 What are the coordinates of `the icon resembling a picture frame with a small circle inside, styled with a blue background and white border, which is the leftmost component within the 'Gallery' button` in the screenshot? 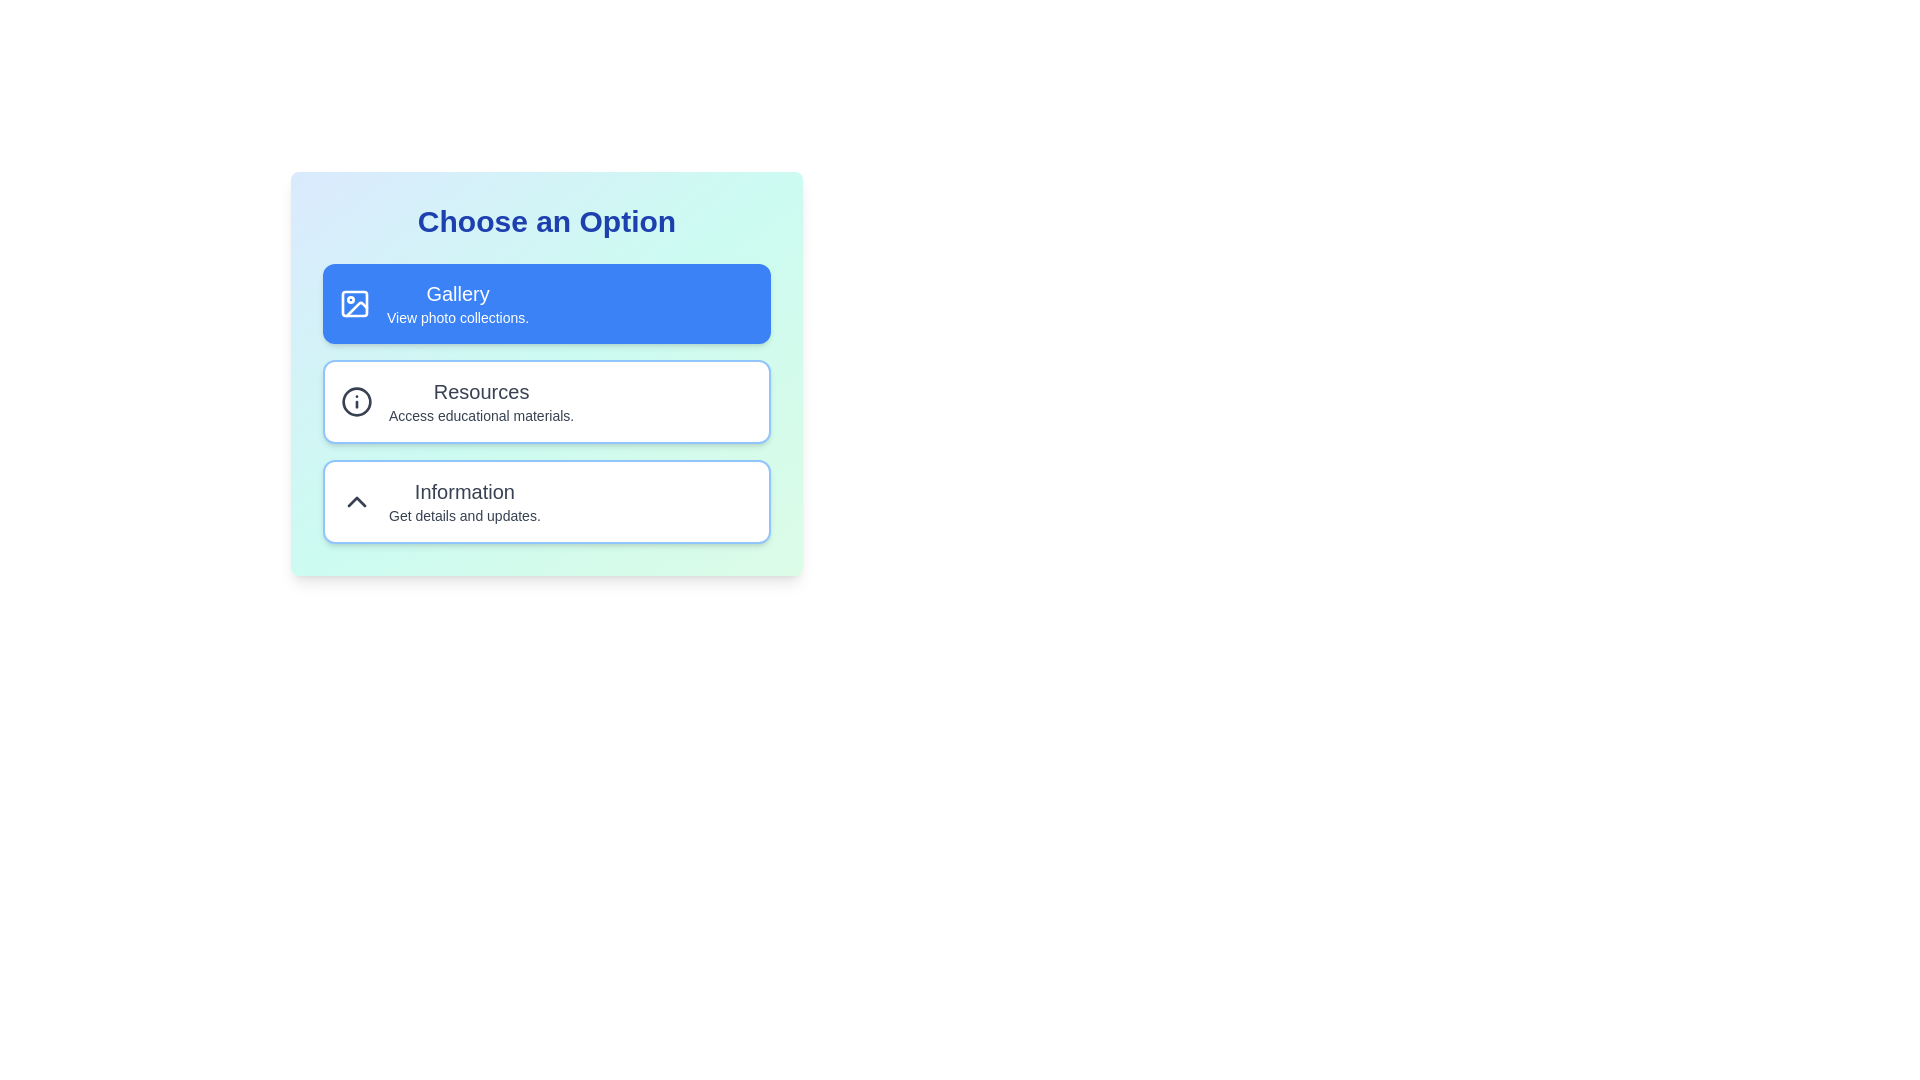 It's located at (355, 304).